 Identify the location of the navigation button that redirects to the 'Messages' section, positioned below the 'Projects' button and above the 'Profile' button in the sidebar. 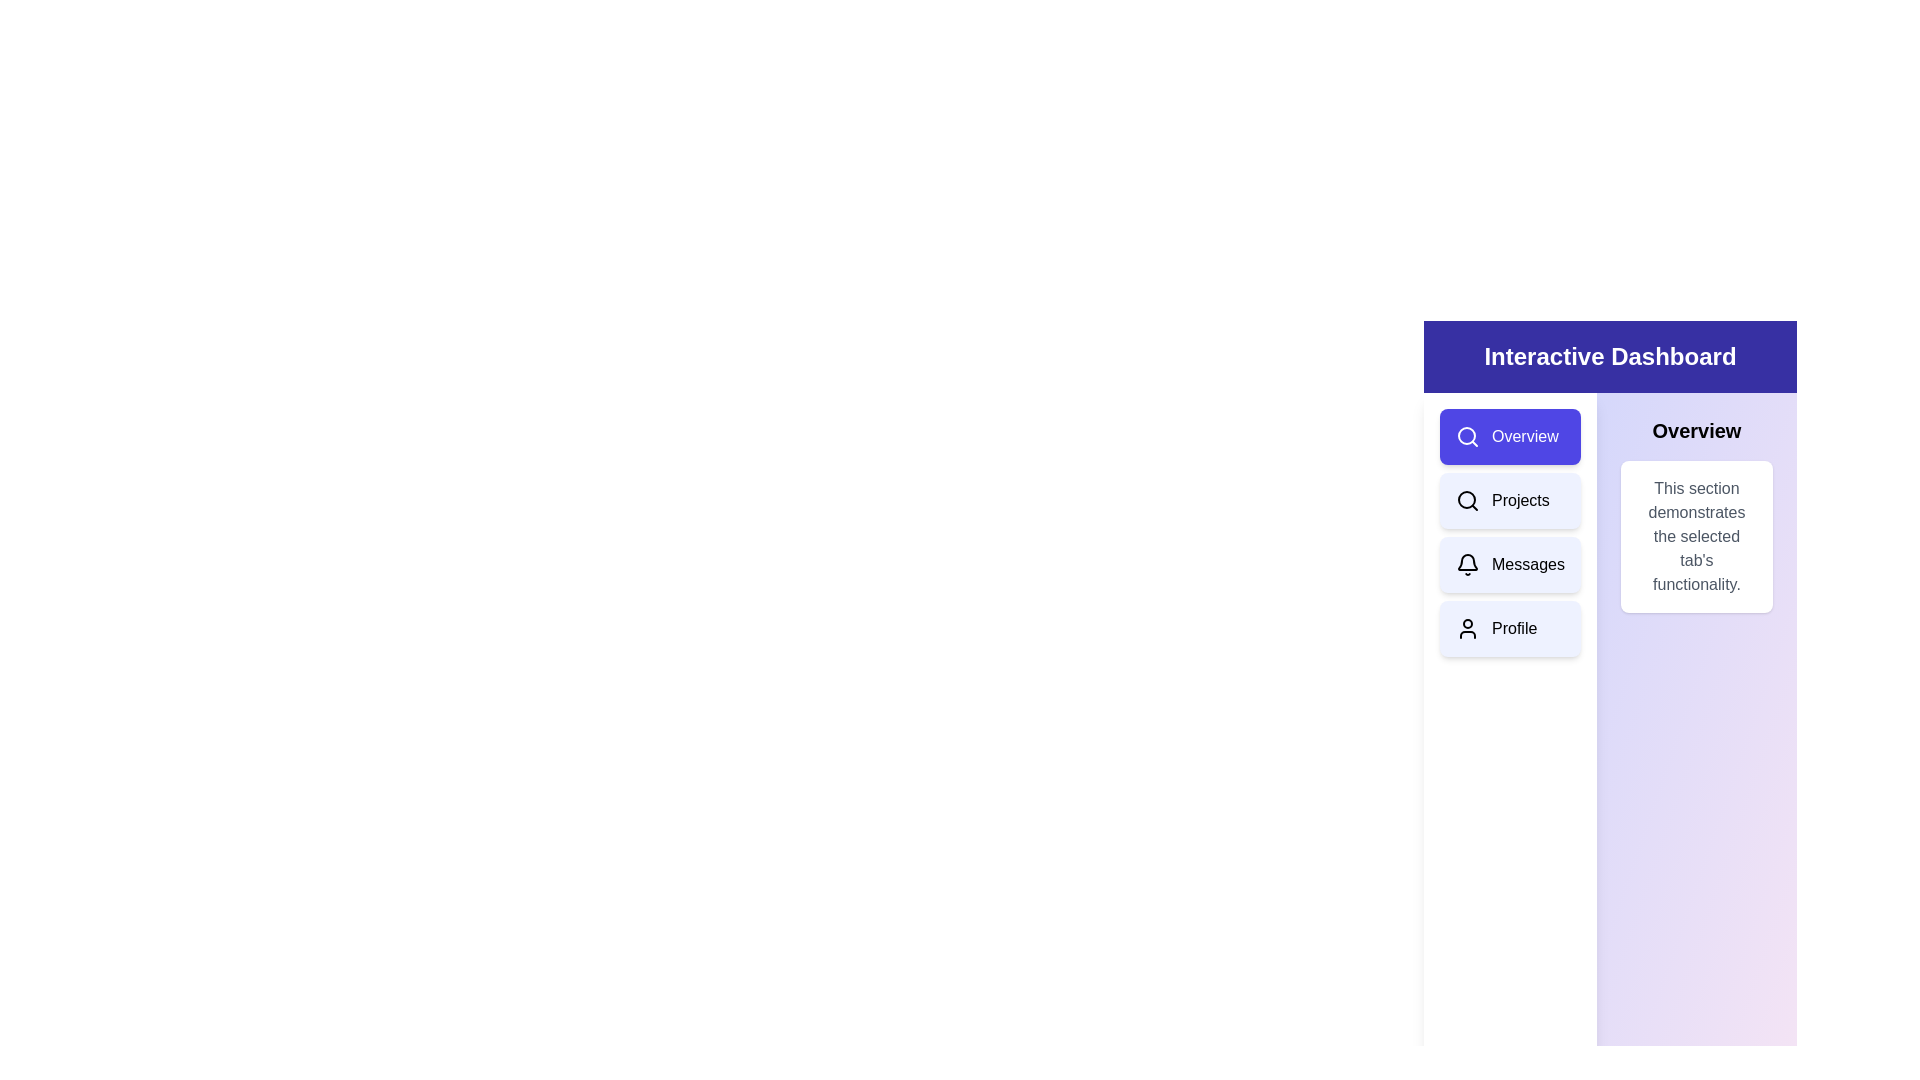
(1510, 564).